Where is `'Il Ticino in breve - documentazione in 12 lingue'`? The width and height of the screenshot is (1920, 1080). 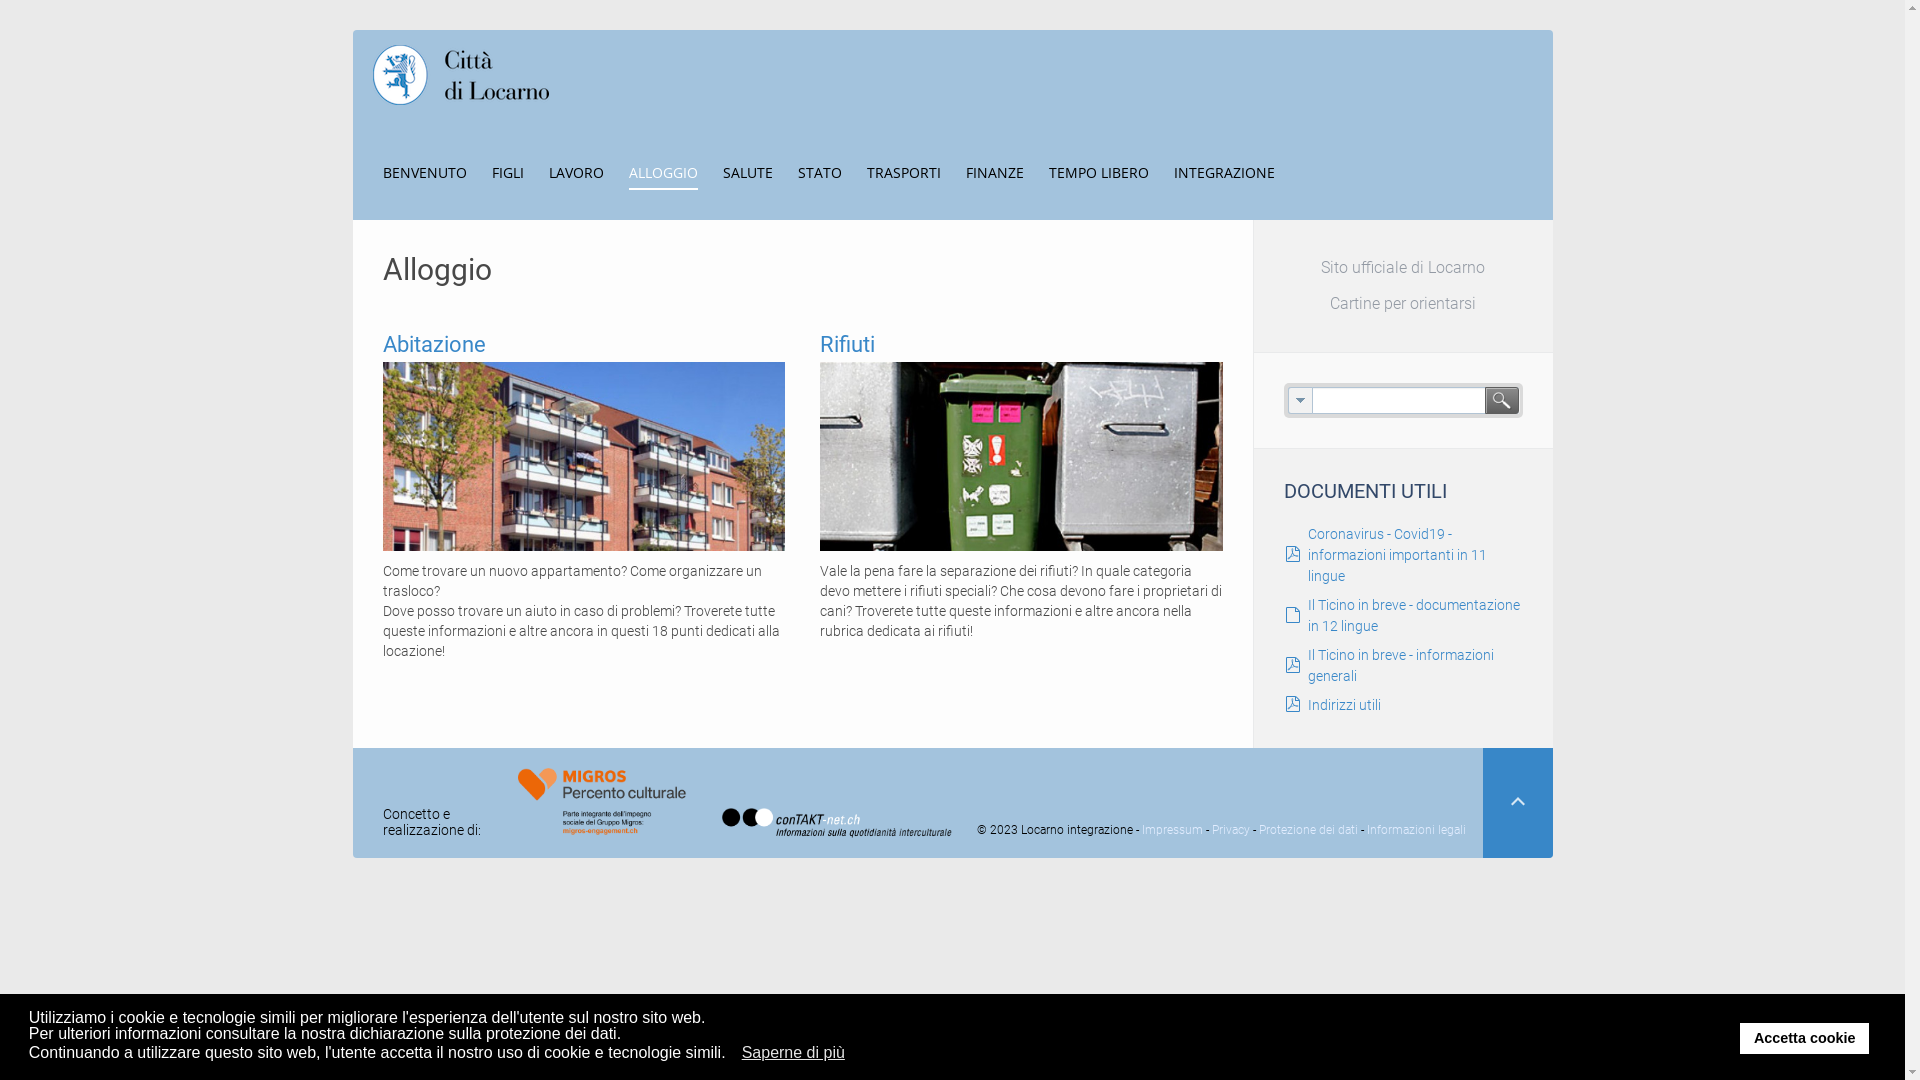
'Il Ticino in breve - documentazione in 12 lingue' is located at coordinates (1413, 614).